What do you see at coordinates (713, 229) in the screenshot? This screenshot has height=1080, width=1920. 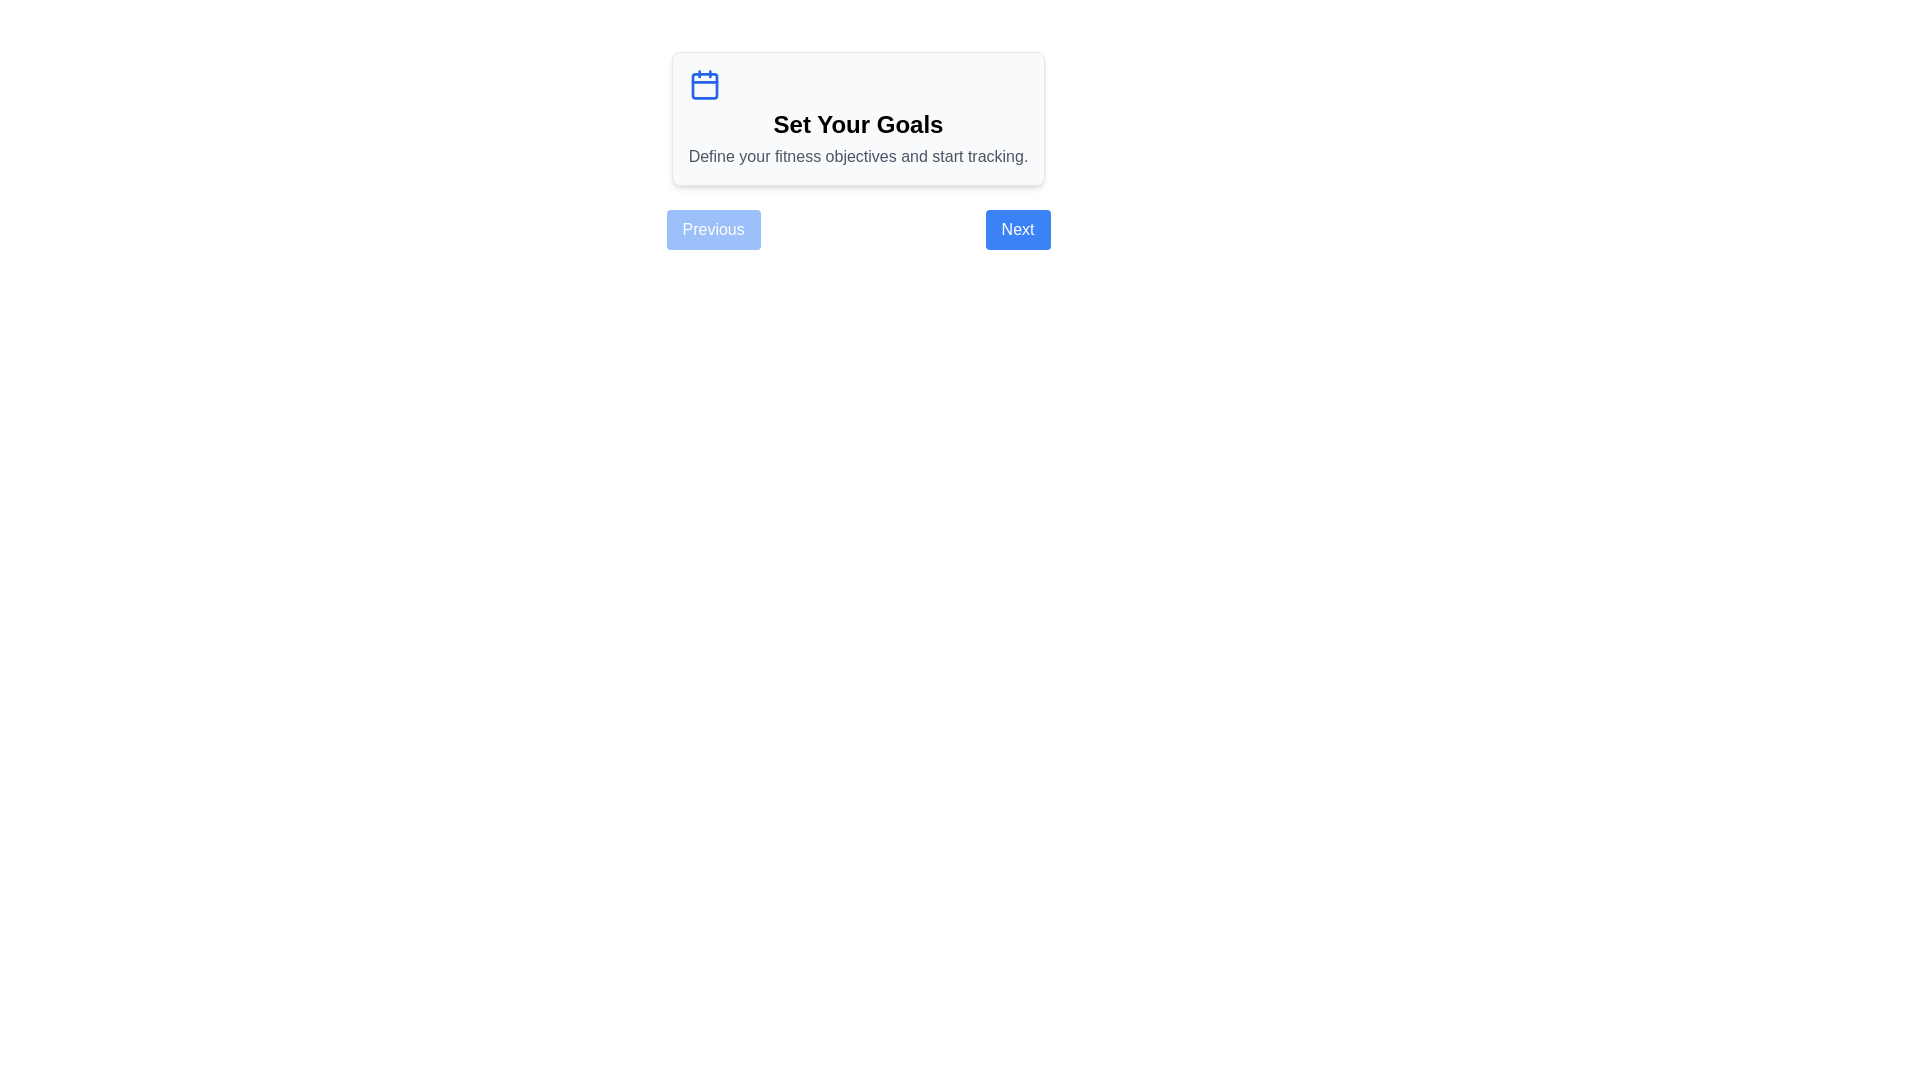 I see `the 'Previous' button, which is a rectangular button with rounded corners, a blue background, and white text` at bounding box center [713, 229].